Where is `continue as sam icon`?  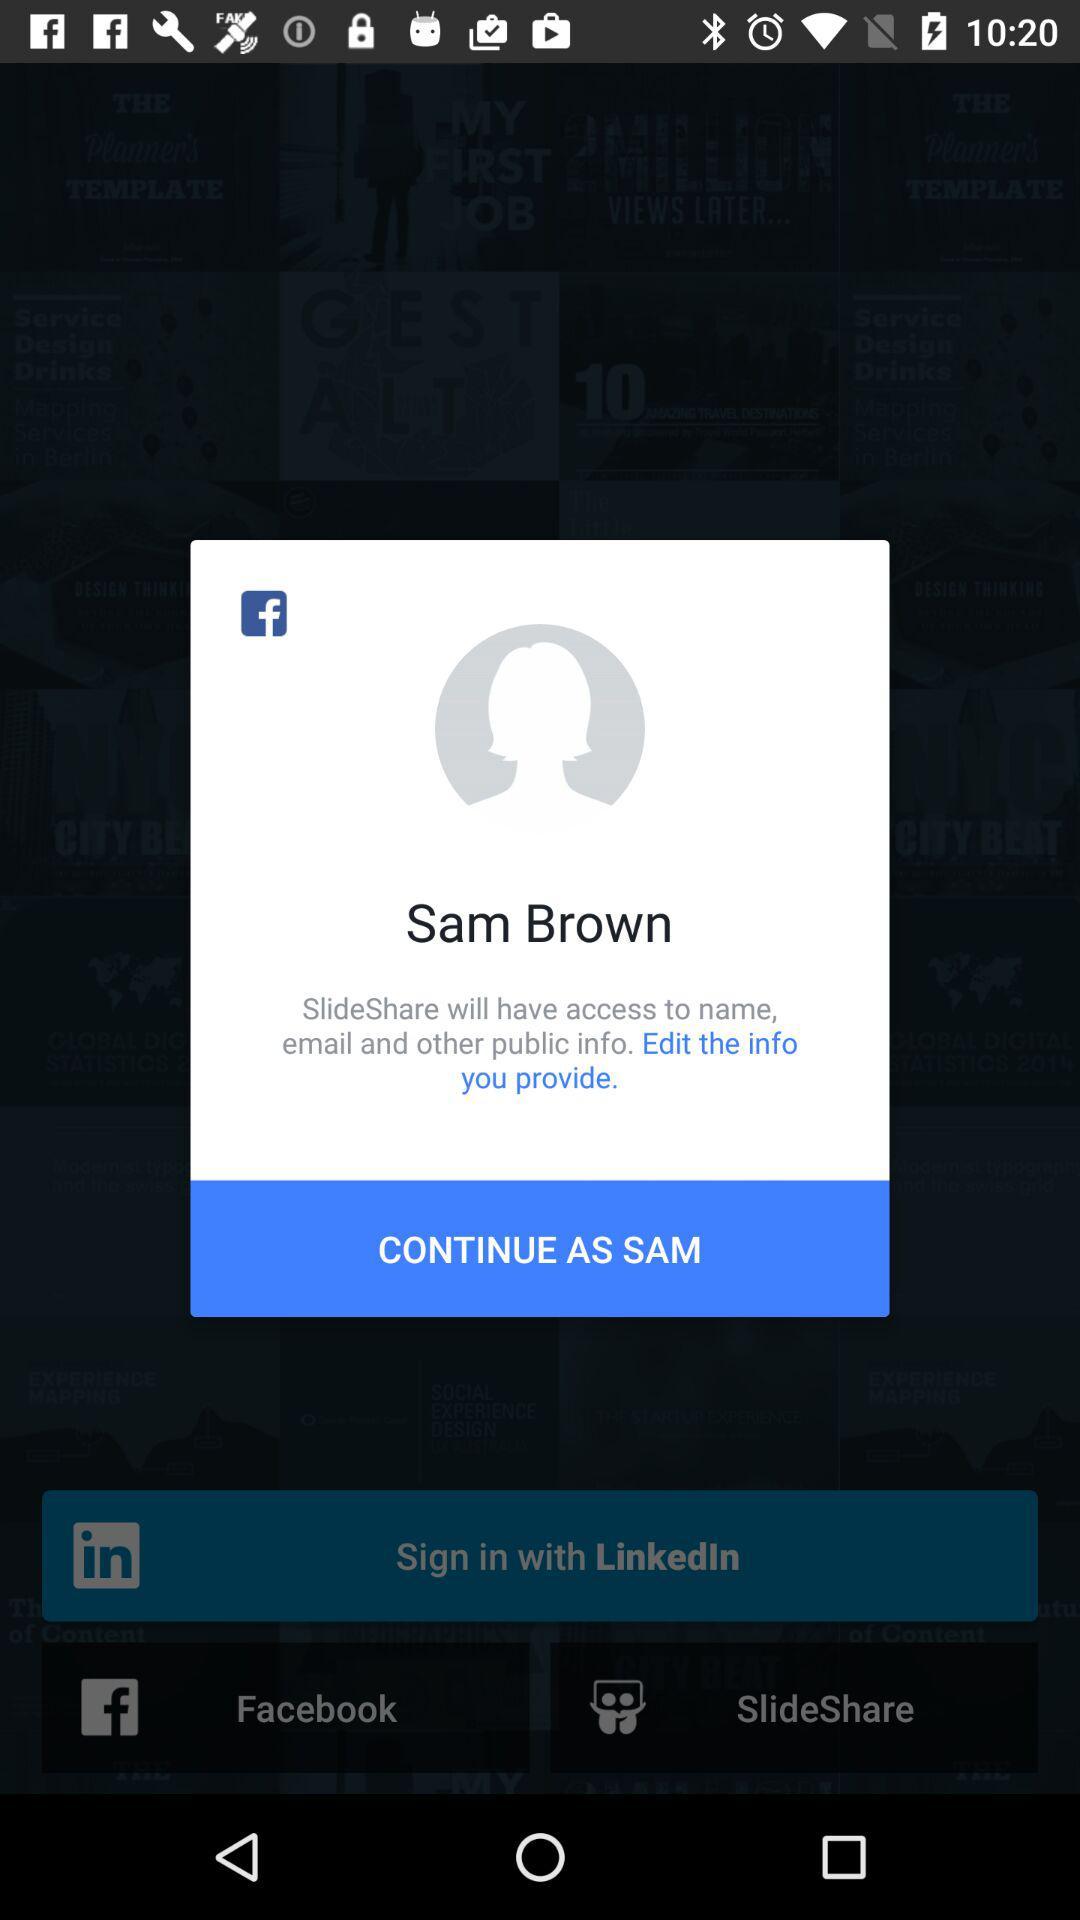 continue as sam icon is located at coordinates (540, 1247).